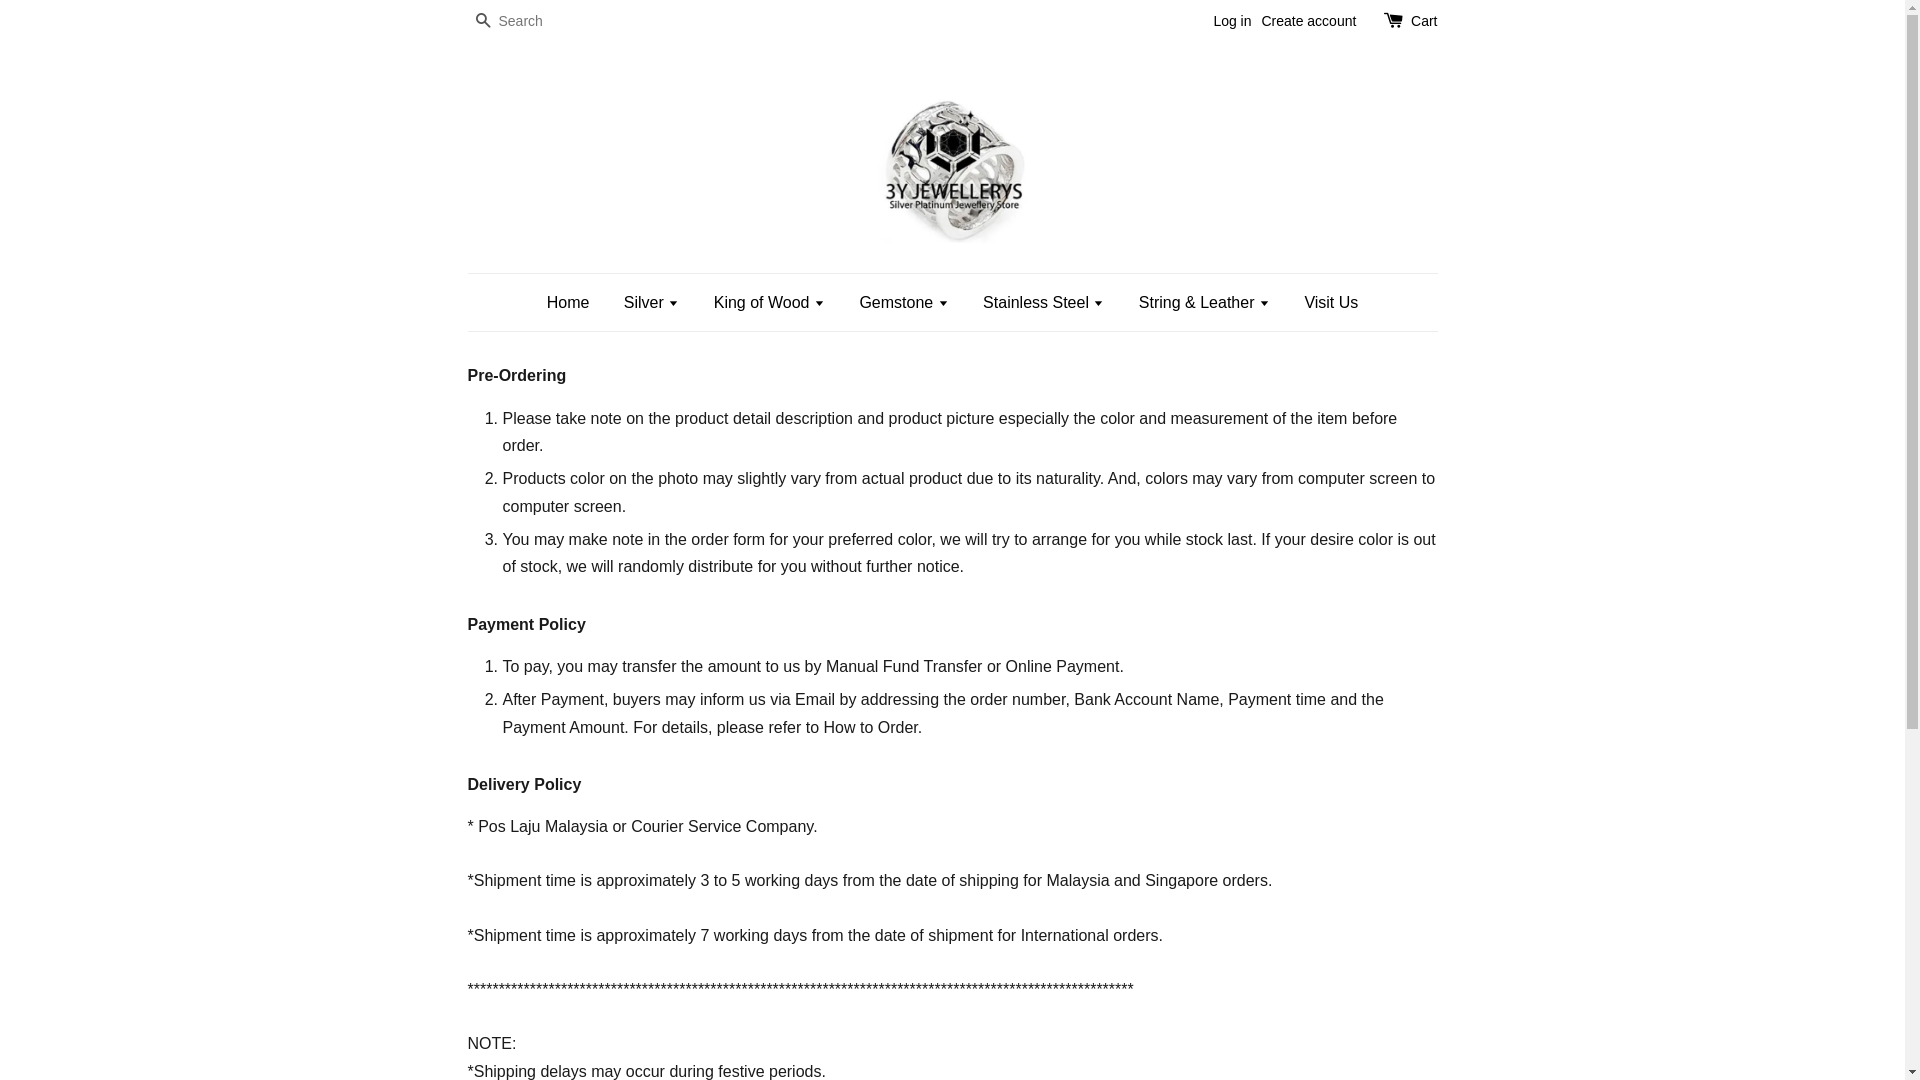  I want to click on 'Home', so click(575, 302).